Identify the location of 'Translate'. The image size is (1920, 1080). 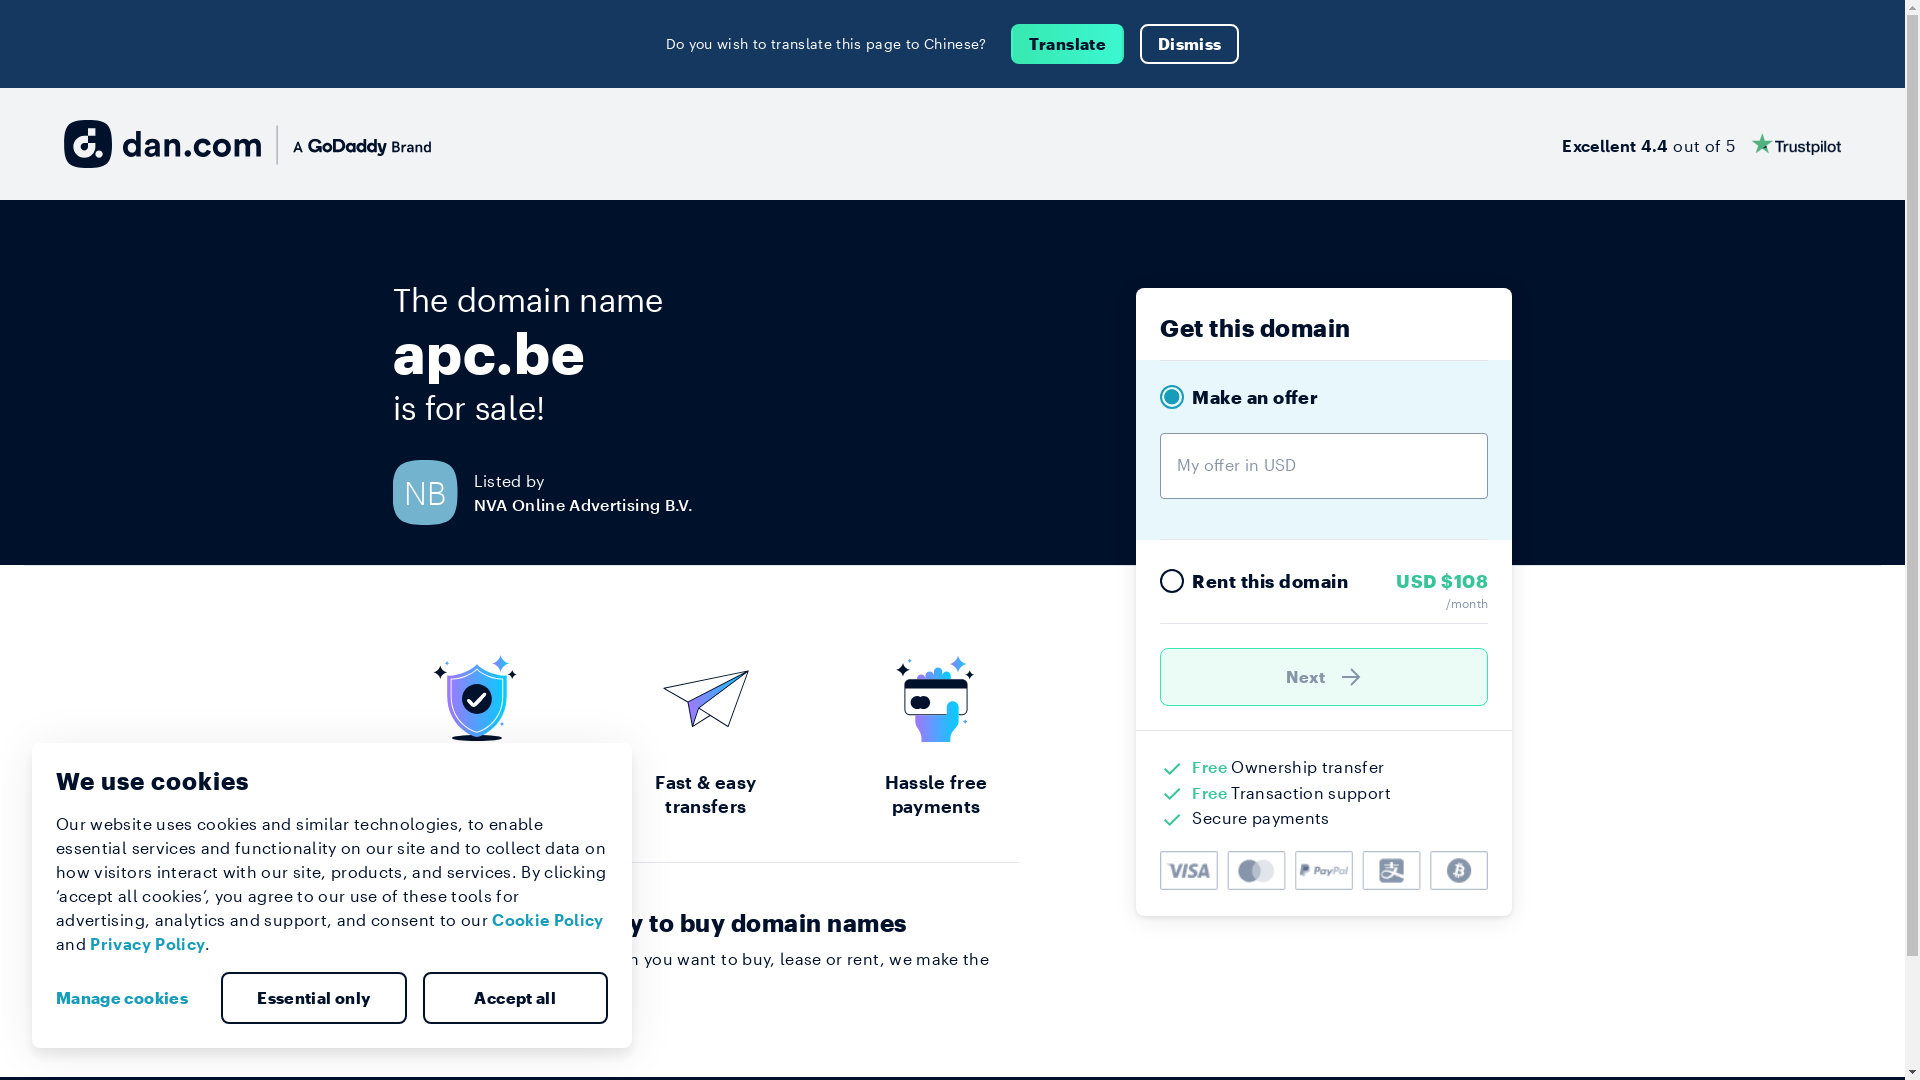
(1066, 43).